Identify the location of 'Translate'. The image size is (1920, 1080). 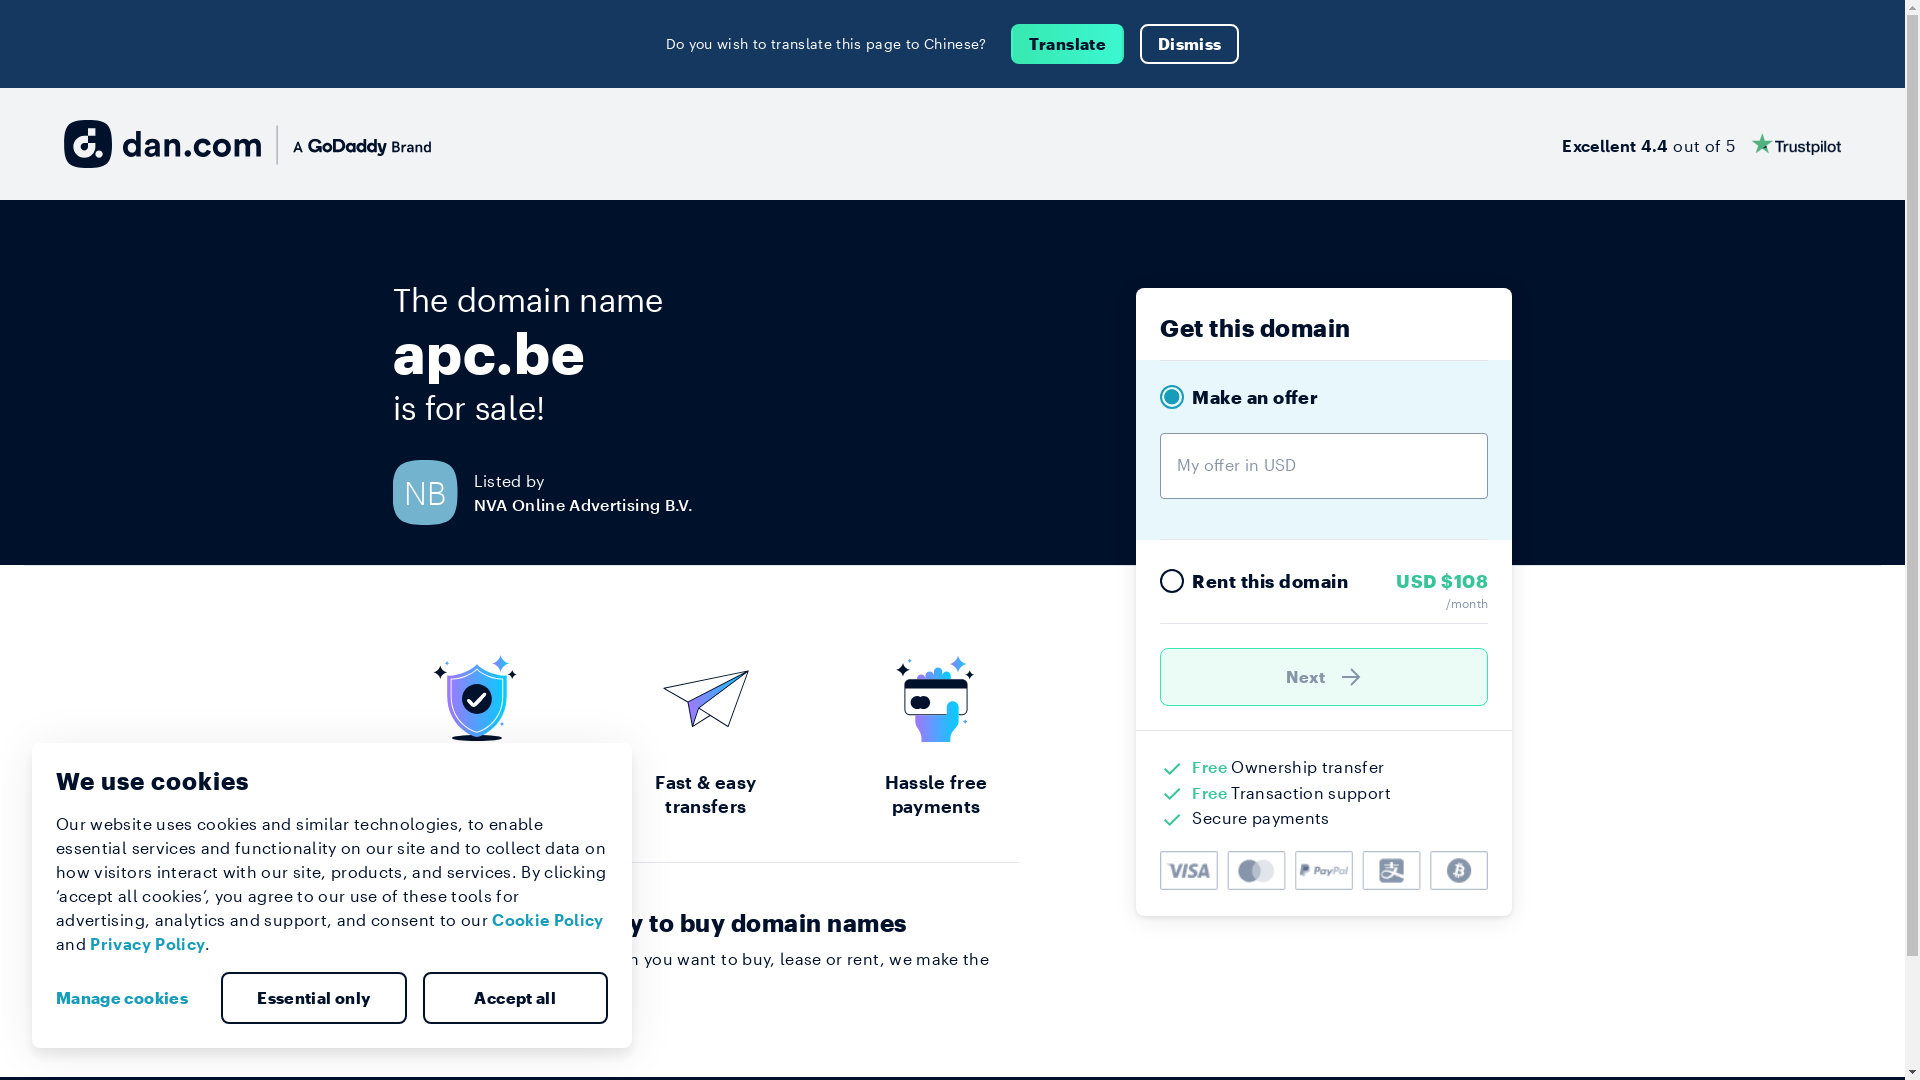
(1066, 43).